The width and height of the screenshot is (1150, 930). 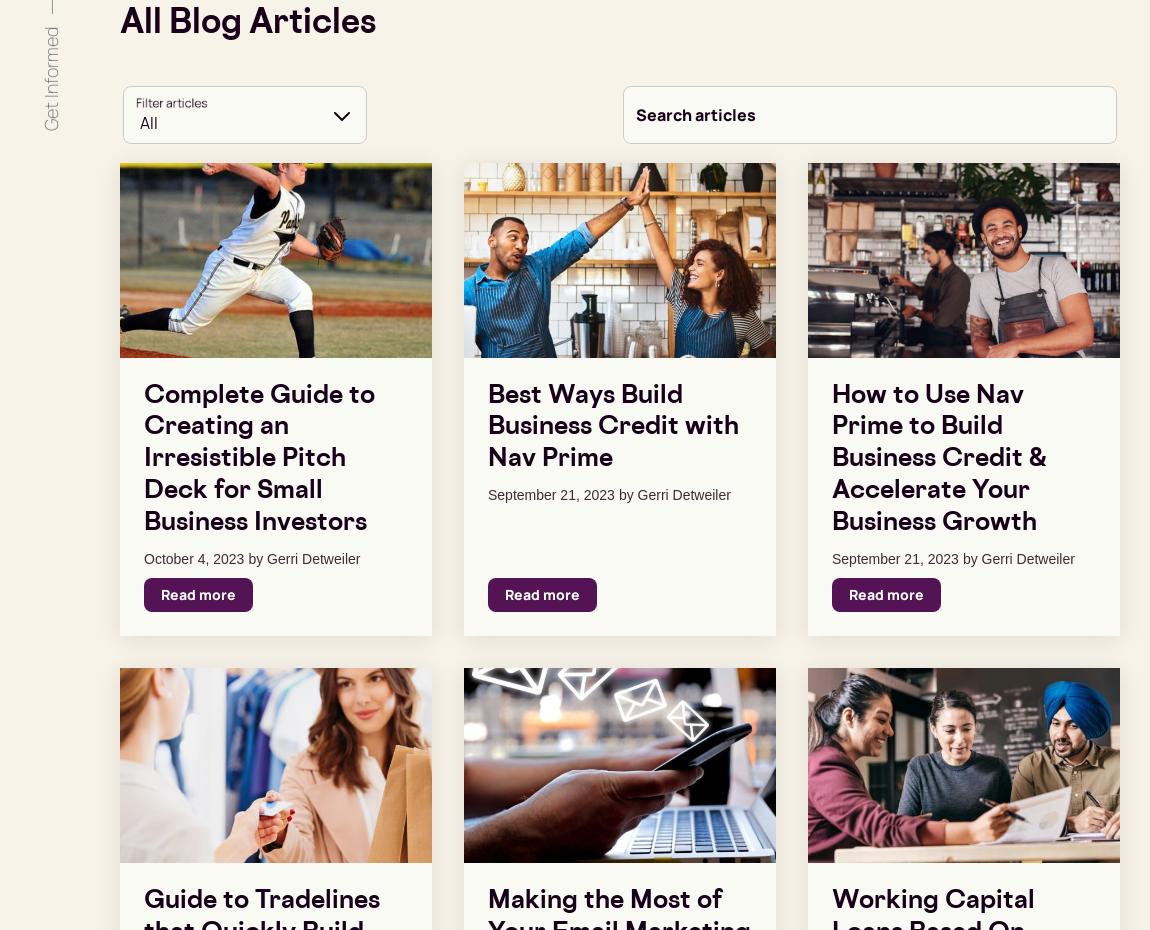 I want to click on 'All Blog Articles', so click(x=247, y=22).